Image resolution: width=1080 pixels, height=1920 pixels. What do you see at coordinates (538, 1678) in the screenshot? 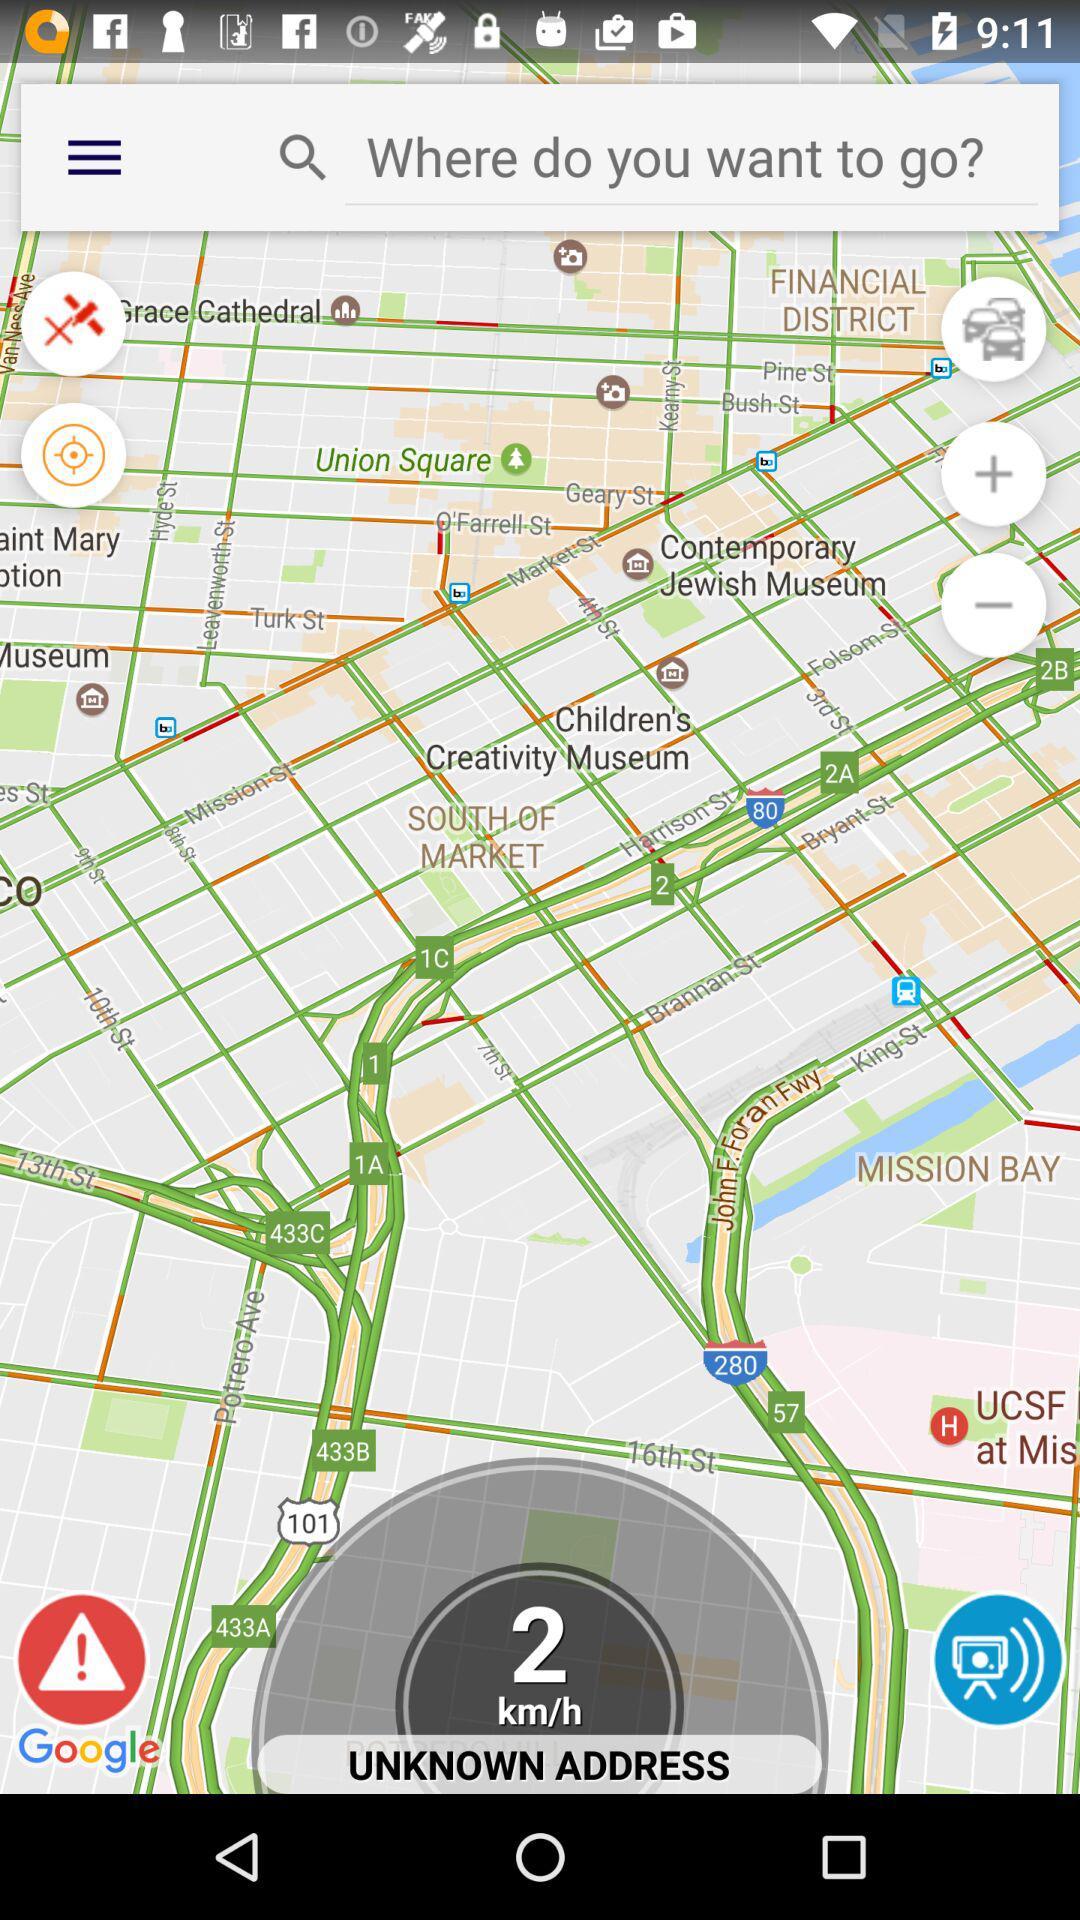
I see `changes from km to miles/h` at bounding box center [538, 1678].